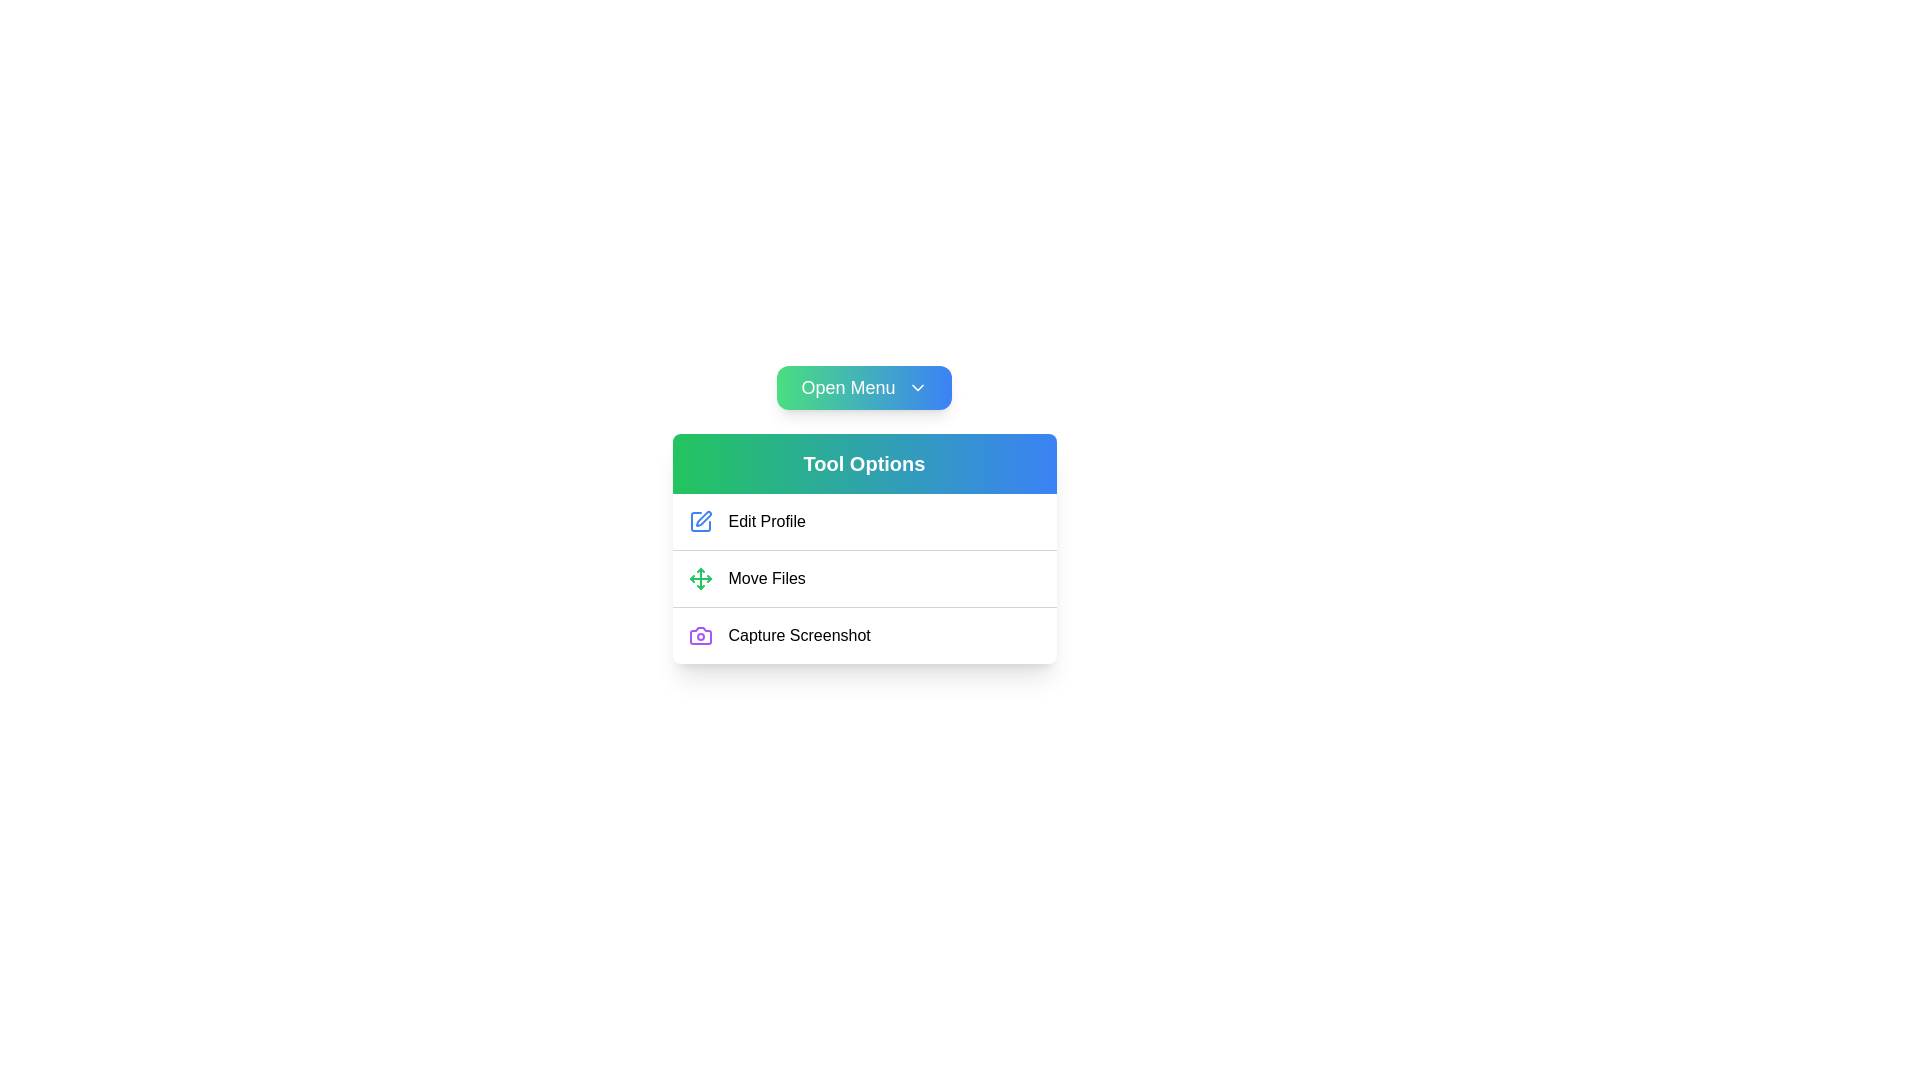 This screenshot has height=1080, width=1920. I want to click on the static text label representing the second menu option in the 'Tool Options' list to initiate the file-moving operation, so click(766, 578).